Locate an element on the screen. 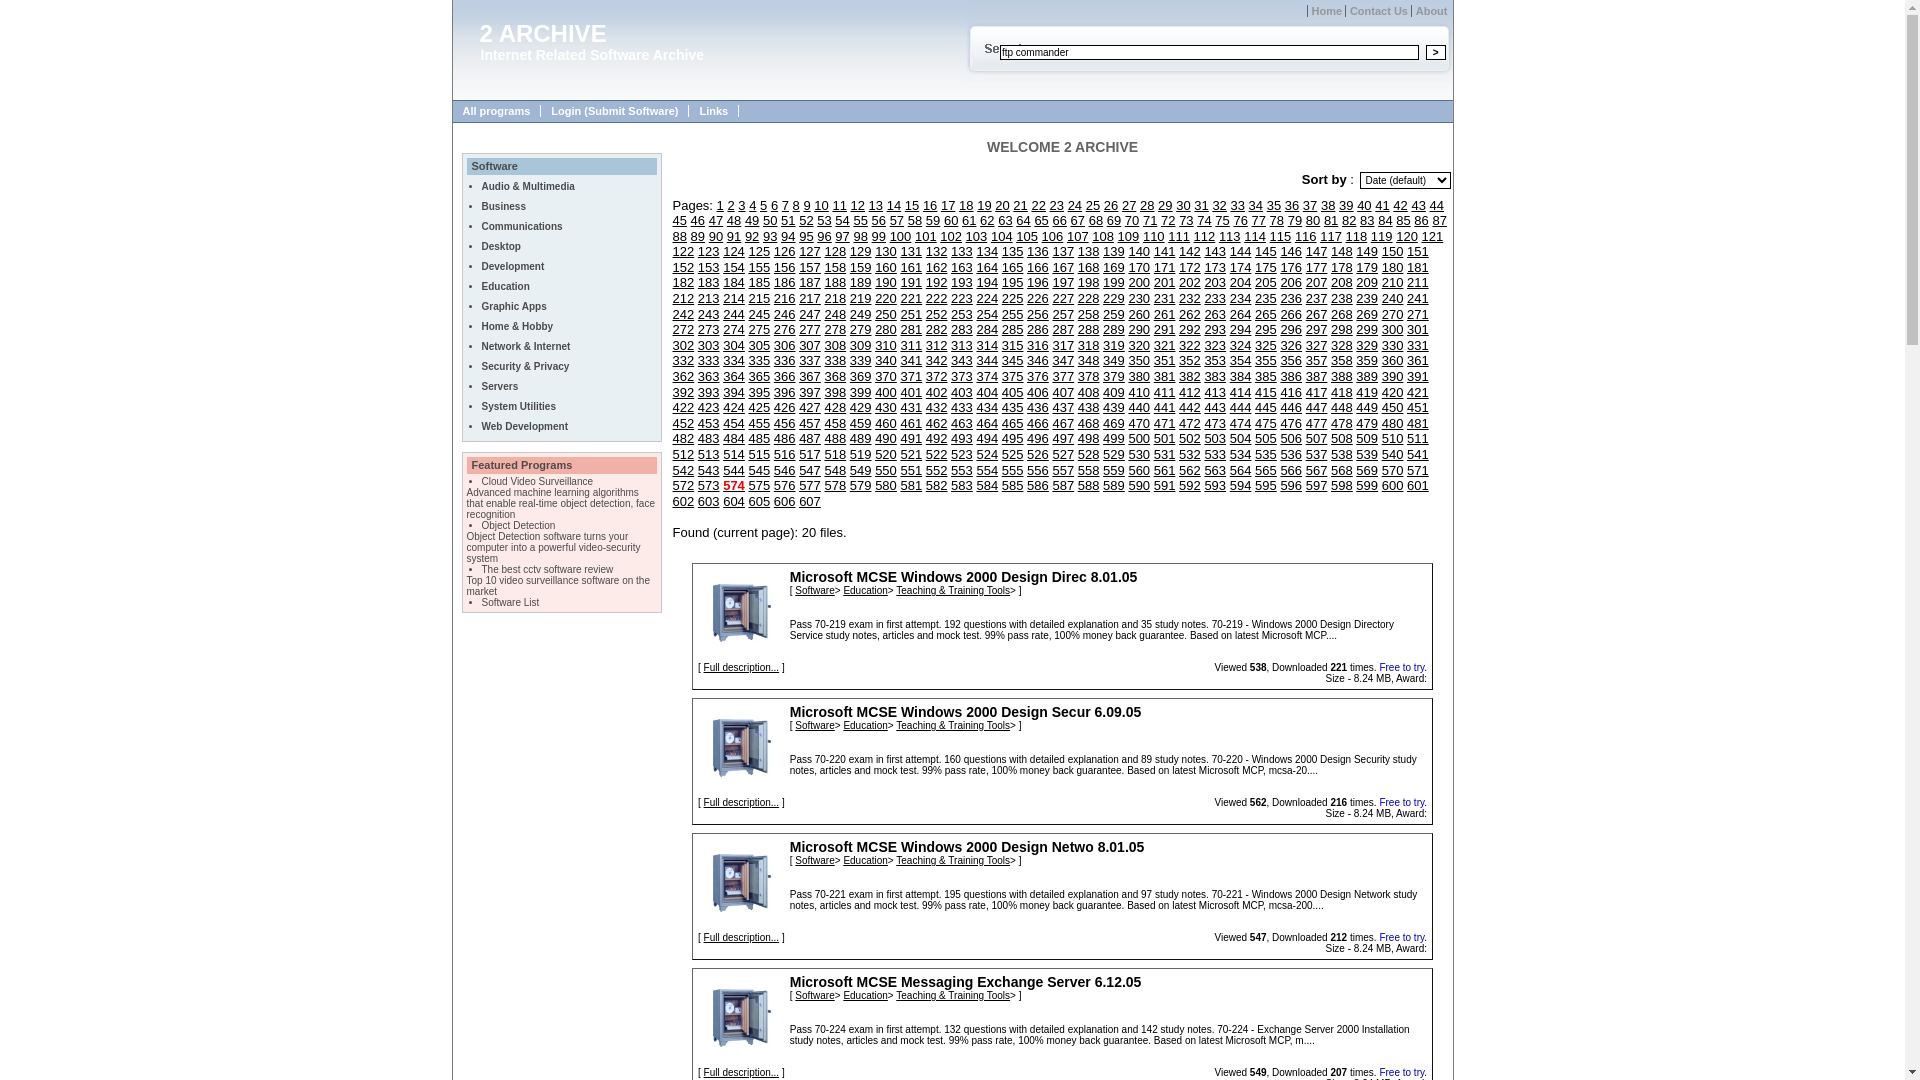 The image size is (1920, 1080). '262' is located at coordinates (1190, 314).